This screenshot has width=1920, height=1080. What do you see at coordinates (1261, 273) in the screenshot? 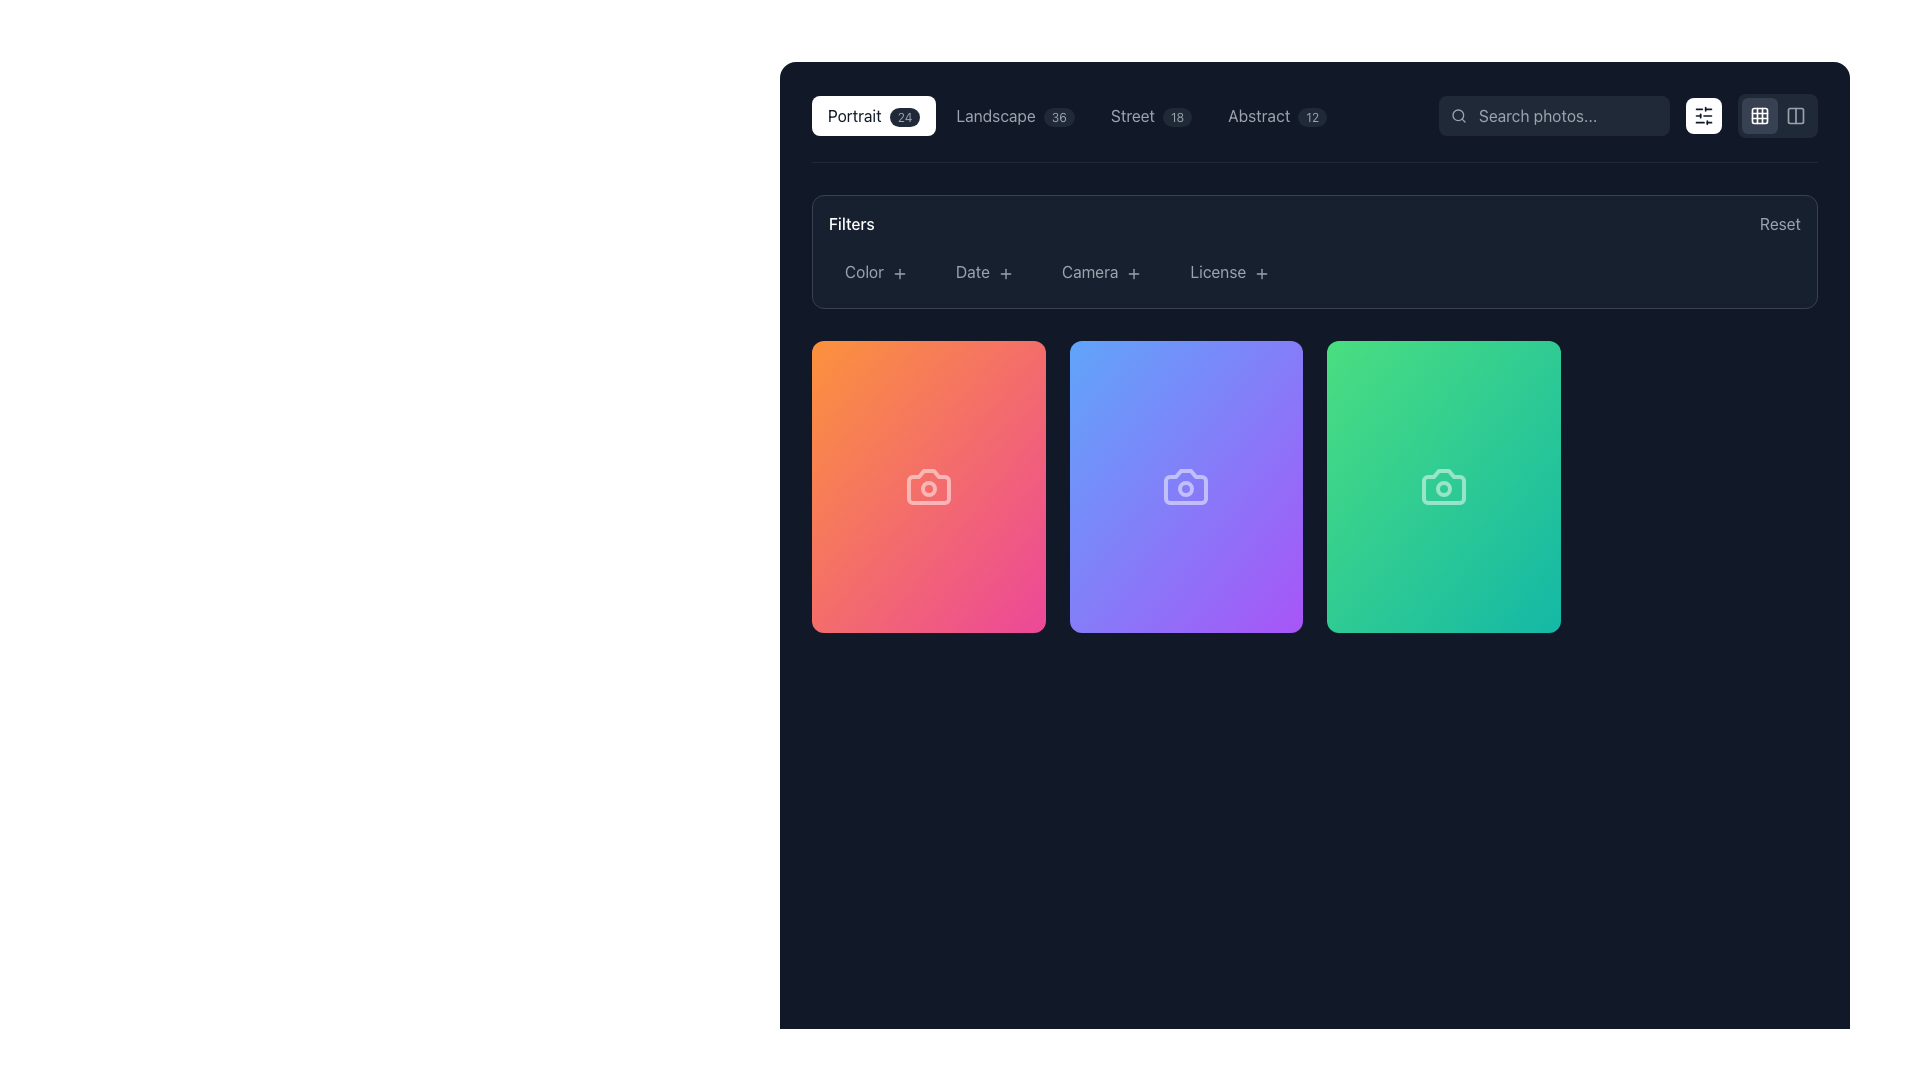
I see `the small cross-shaped icon, which is a minimalistic plus sign, located to the right of the 'License' button` at bounding box center [1261, 273].